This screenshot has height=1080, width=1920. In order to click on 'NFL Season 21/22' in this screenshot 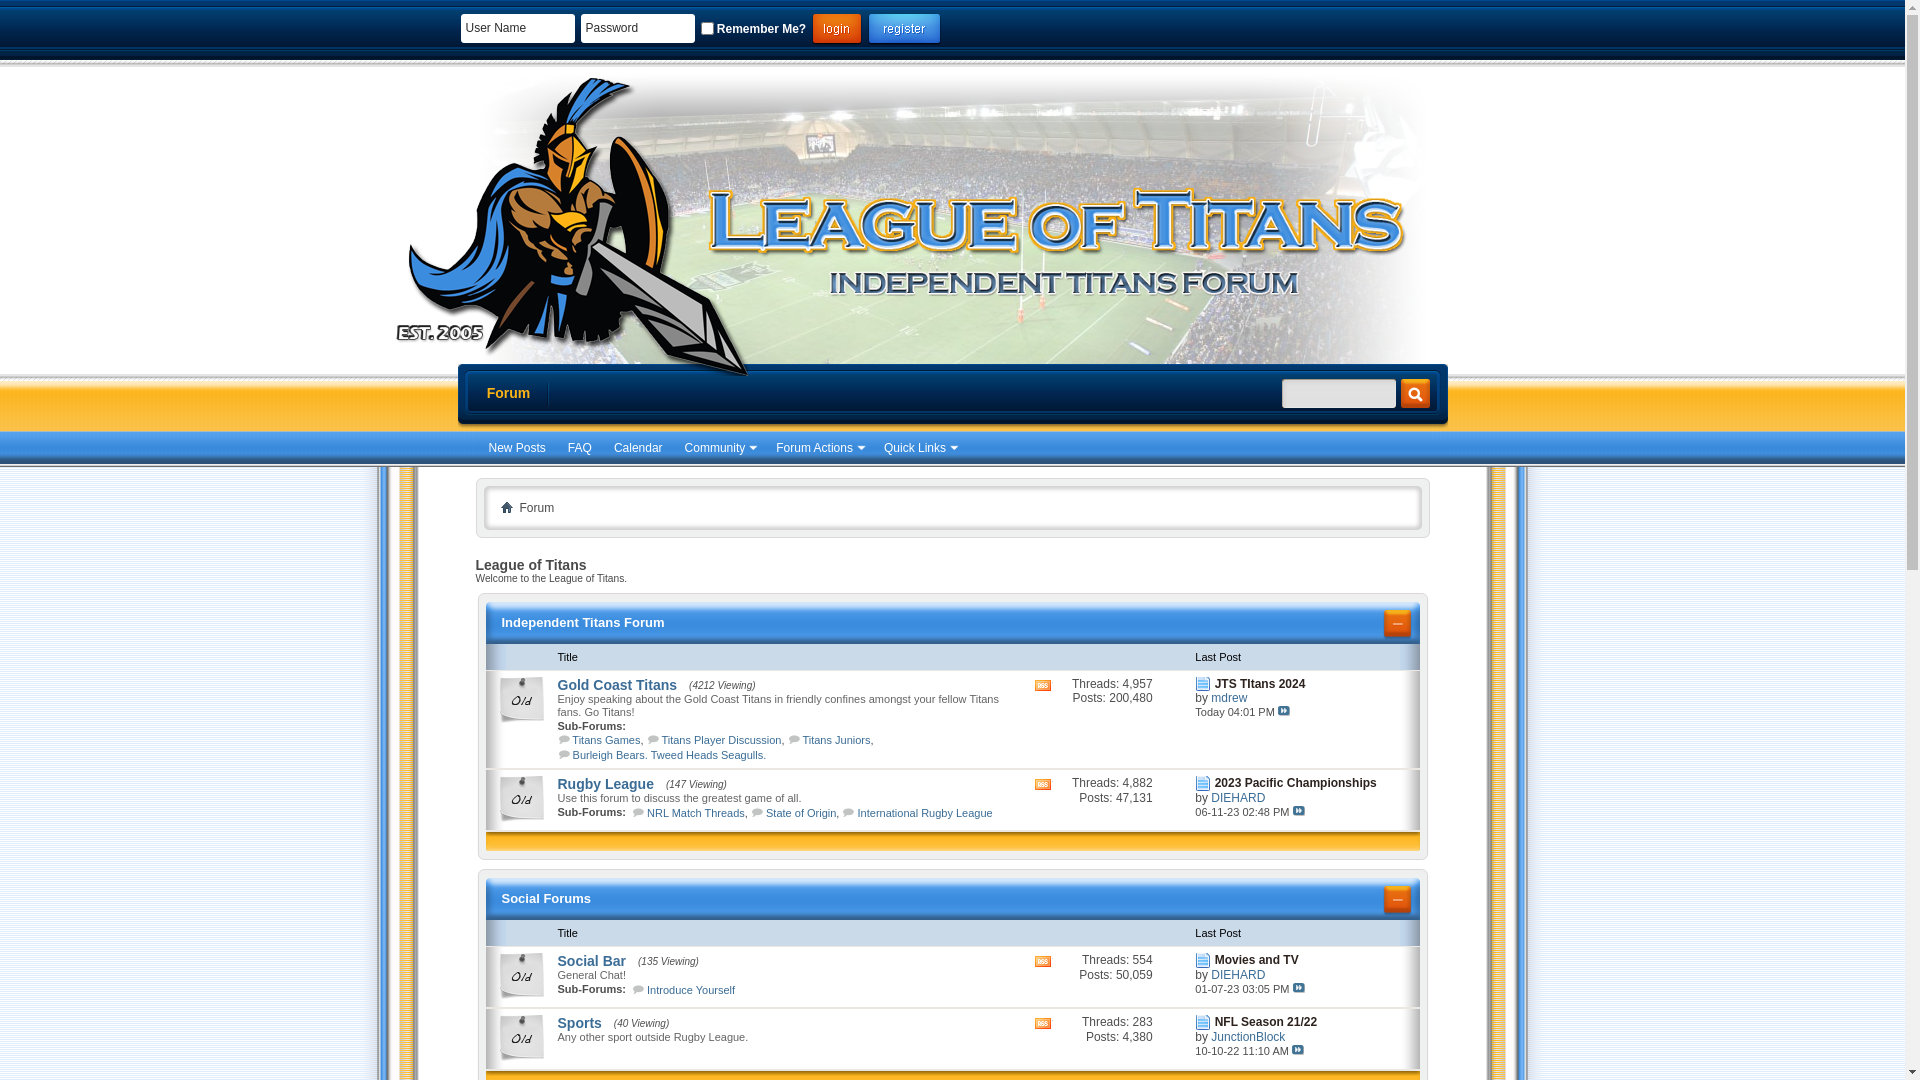, I will do `click(1265, 1022)`.